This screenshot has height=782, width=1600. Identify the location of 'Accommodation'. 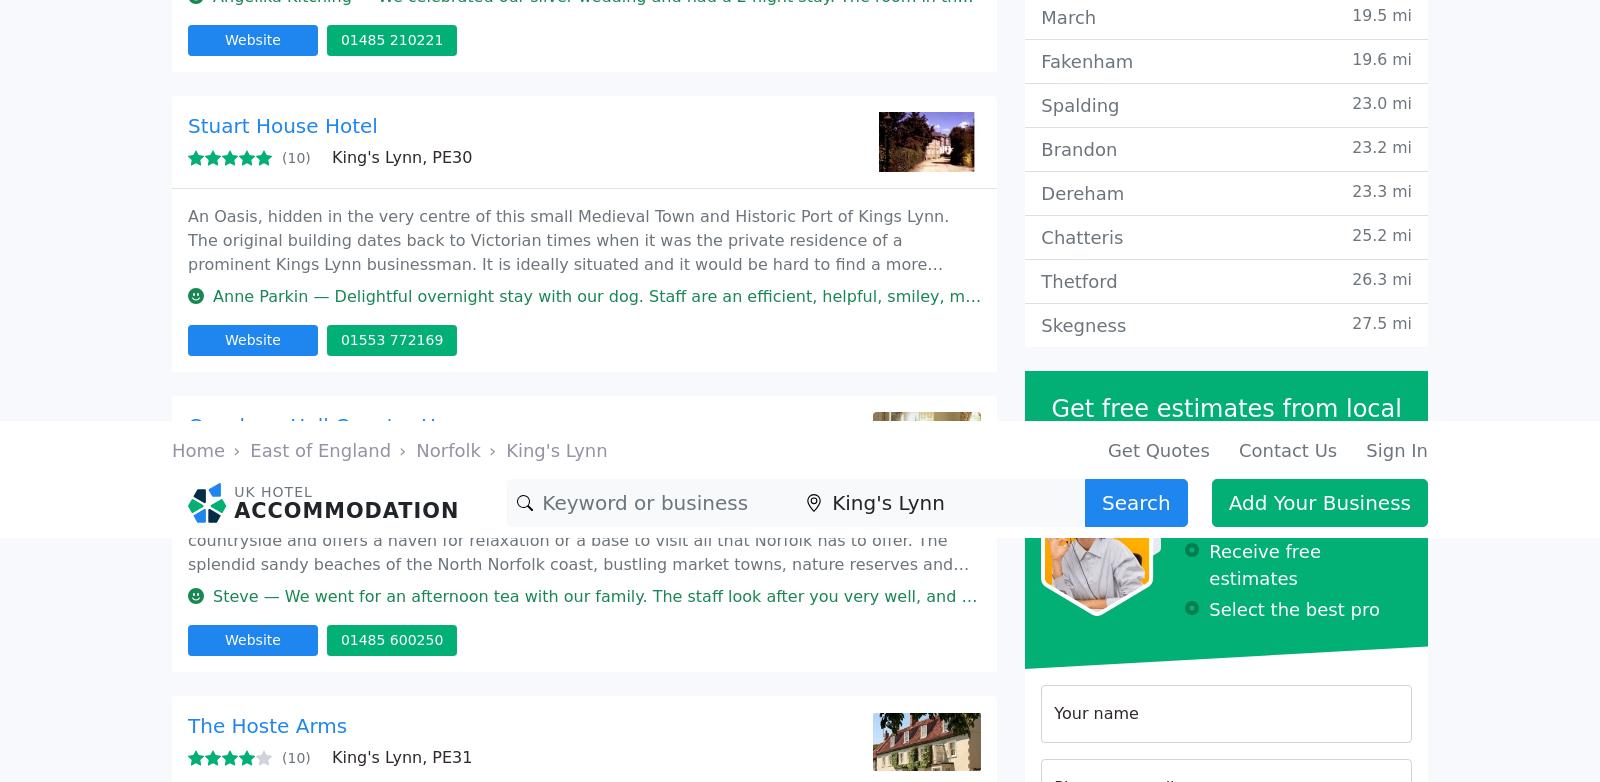
(381, 232).